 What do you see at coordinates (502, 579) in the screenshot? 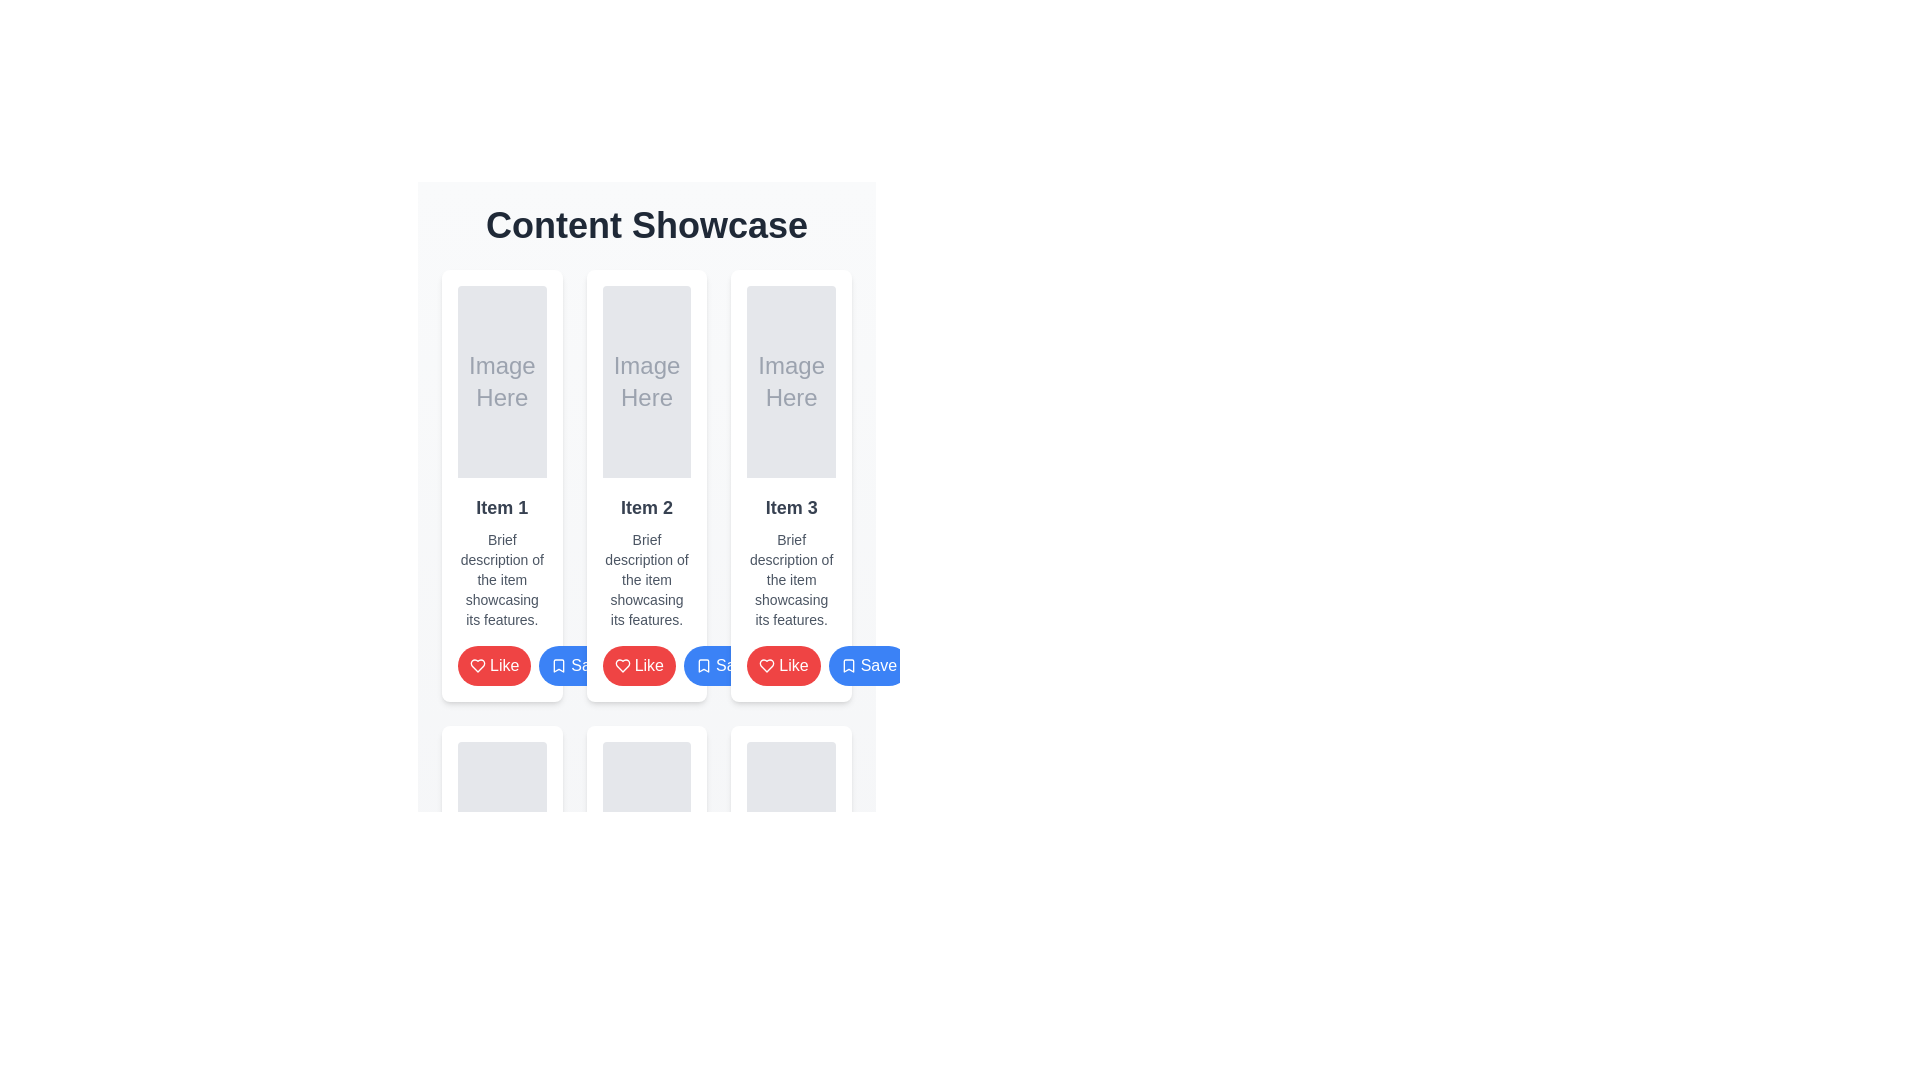
I see `the text block that provides a short description of the item represented by the card titled 'Item 1', located under the title within the first card of the horizontally arranged group` at bounding box center [502, 579].